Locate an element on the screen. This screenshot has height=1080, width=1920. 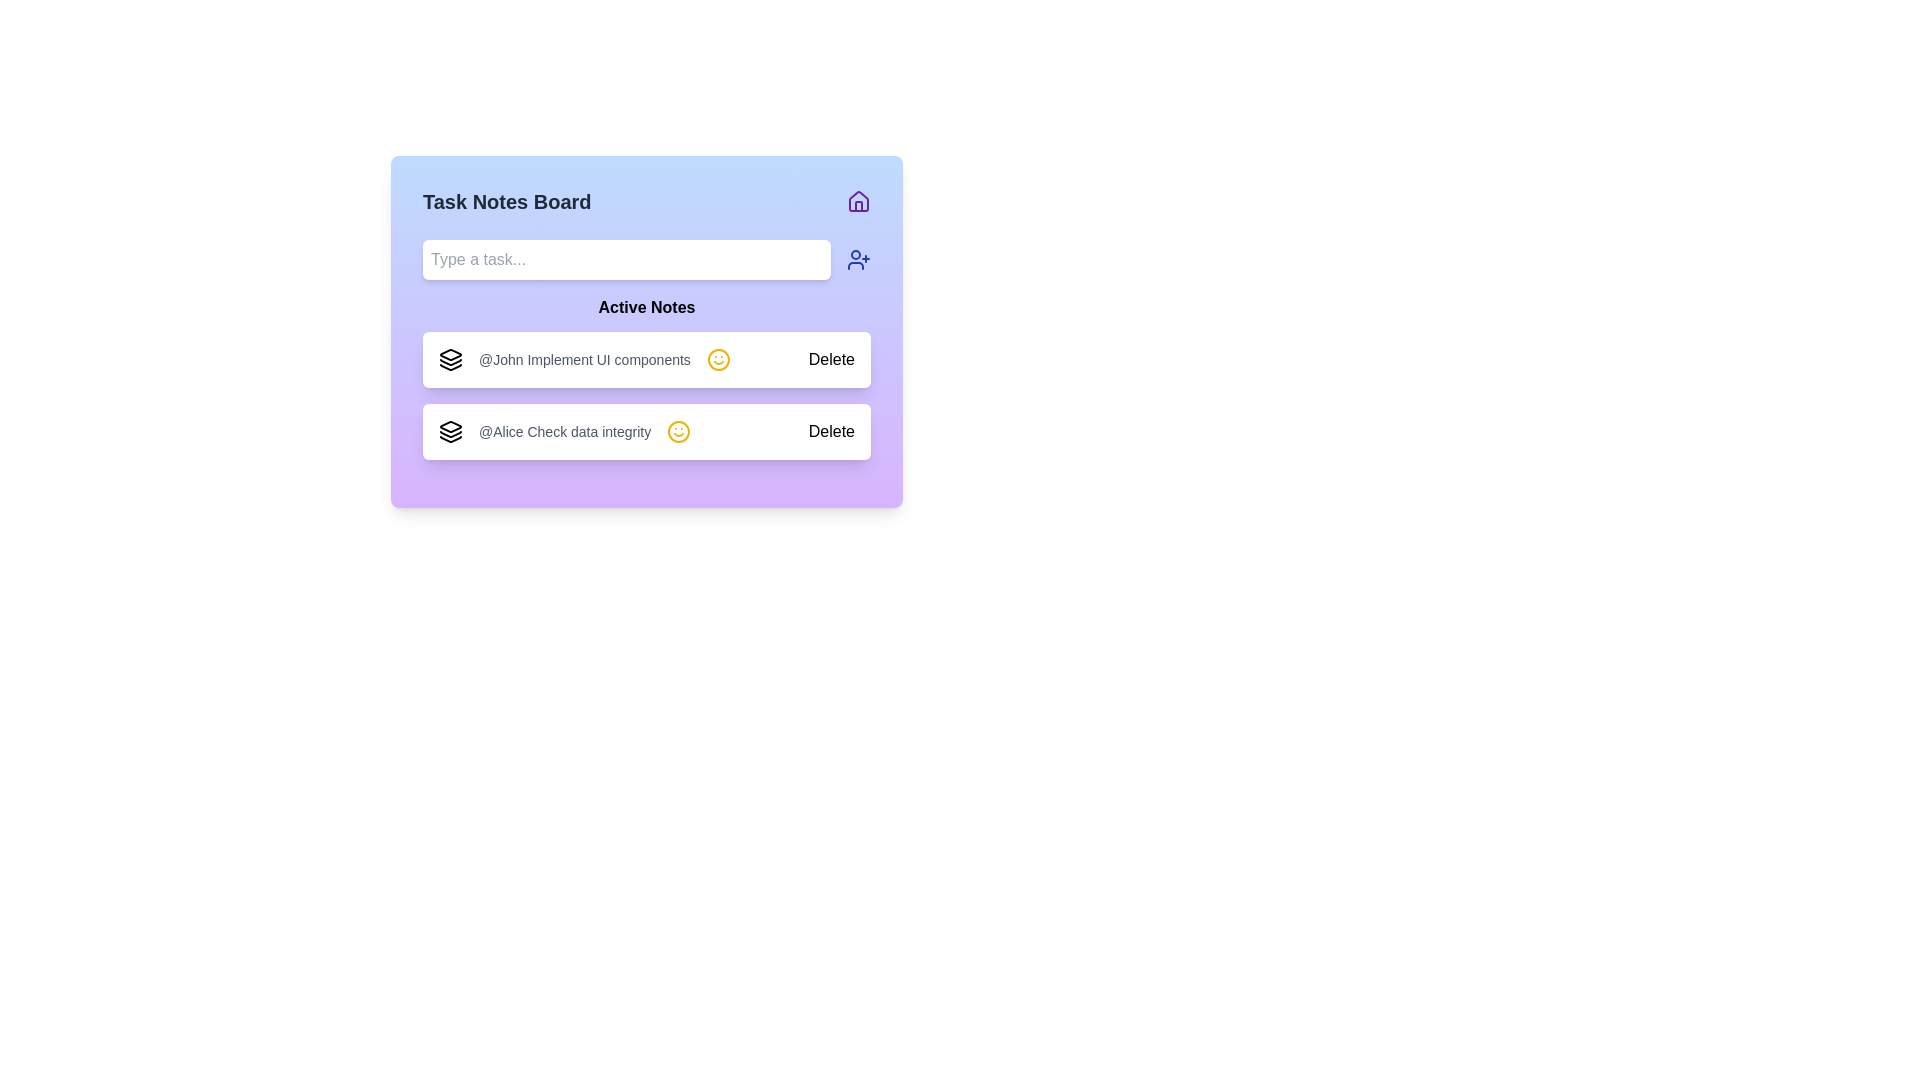
the middle graphical icon component in the layered stack located at the top right corner of the interface is located at coordinates (450, 362).